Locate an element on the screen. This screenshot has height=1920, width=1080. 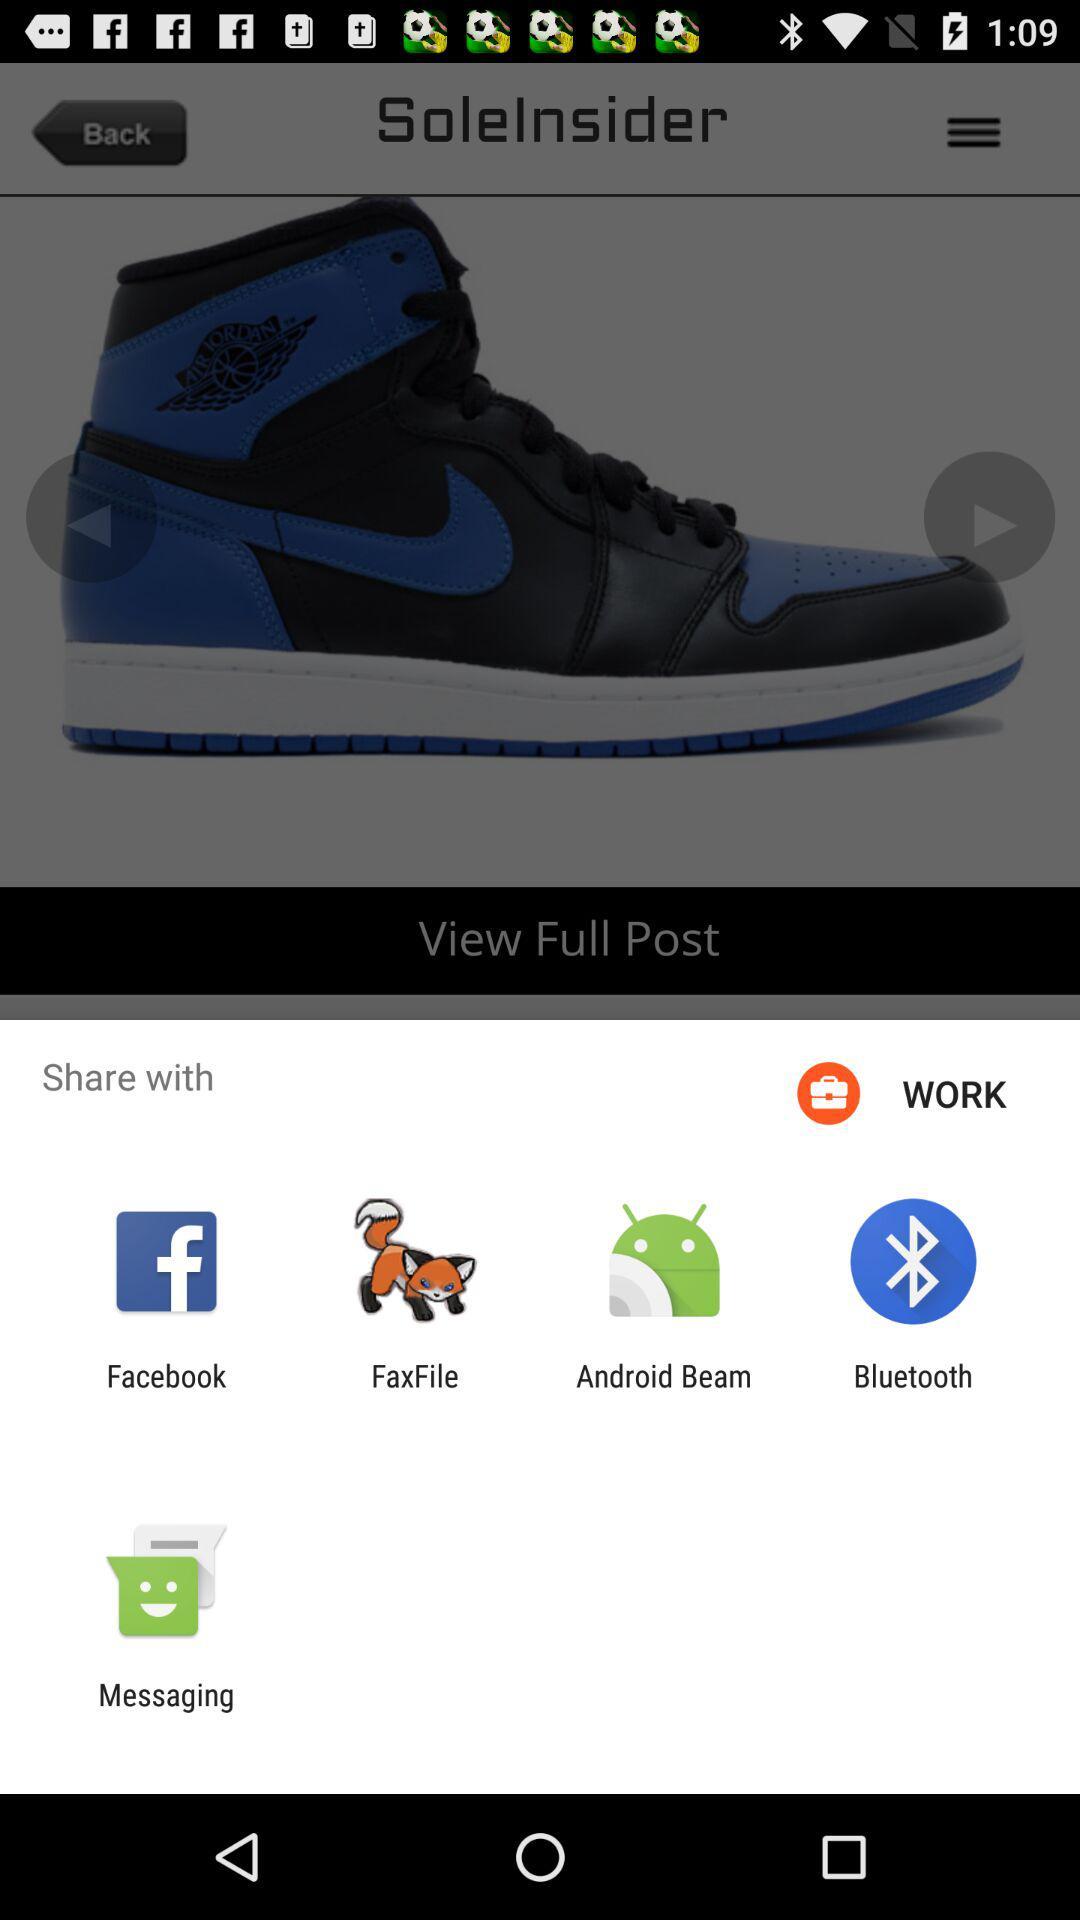
the messaging app is located at coordinates (165, 1711).